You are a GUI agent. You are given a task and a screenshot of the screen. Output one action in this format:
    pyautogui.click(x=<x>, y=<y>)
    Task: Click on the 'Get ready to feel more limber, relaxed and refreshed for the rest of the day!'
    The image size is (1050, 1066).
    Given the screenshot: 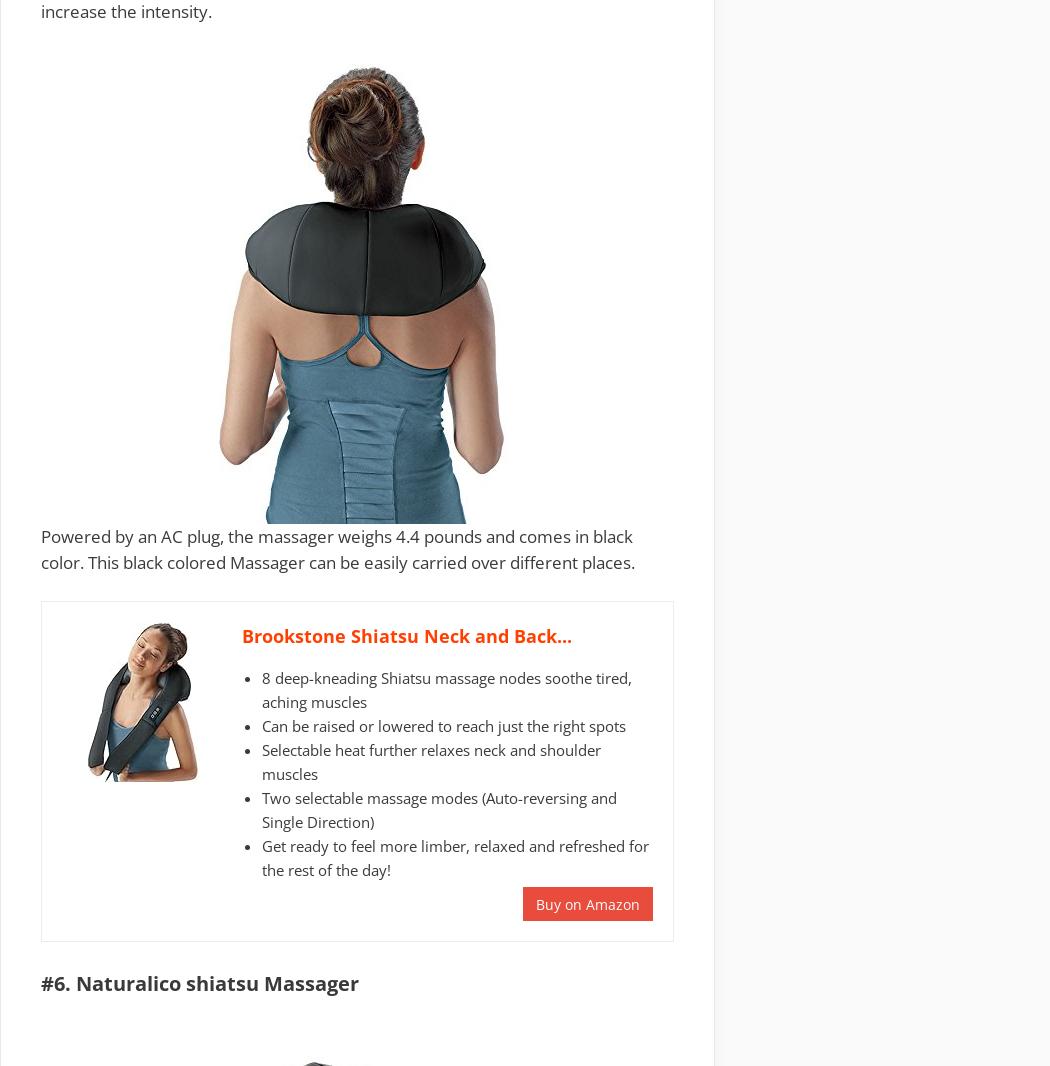 What is the action you would take?
    pyautogui.click(x=455, y=856)
    